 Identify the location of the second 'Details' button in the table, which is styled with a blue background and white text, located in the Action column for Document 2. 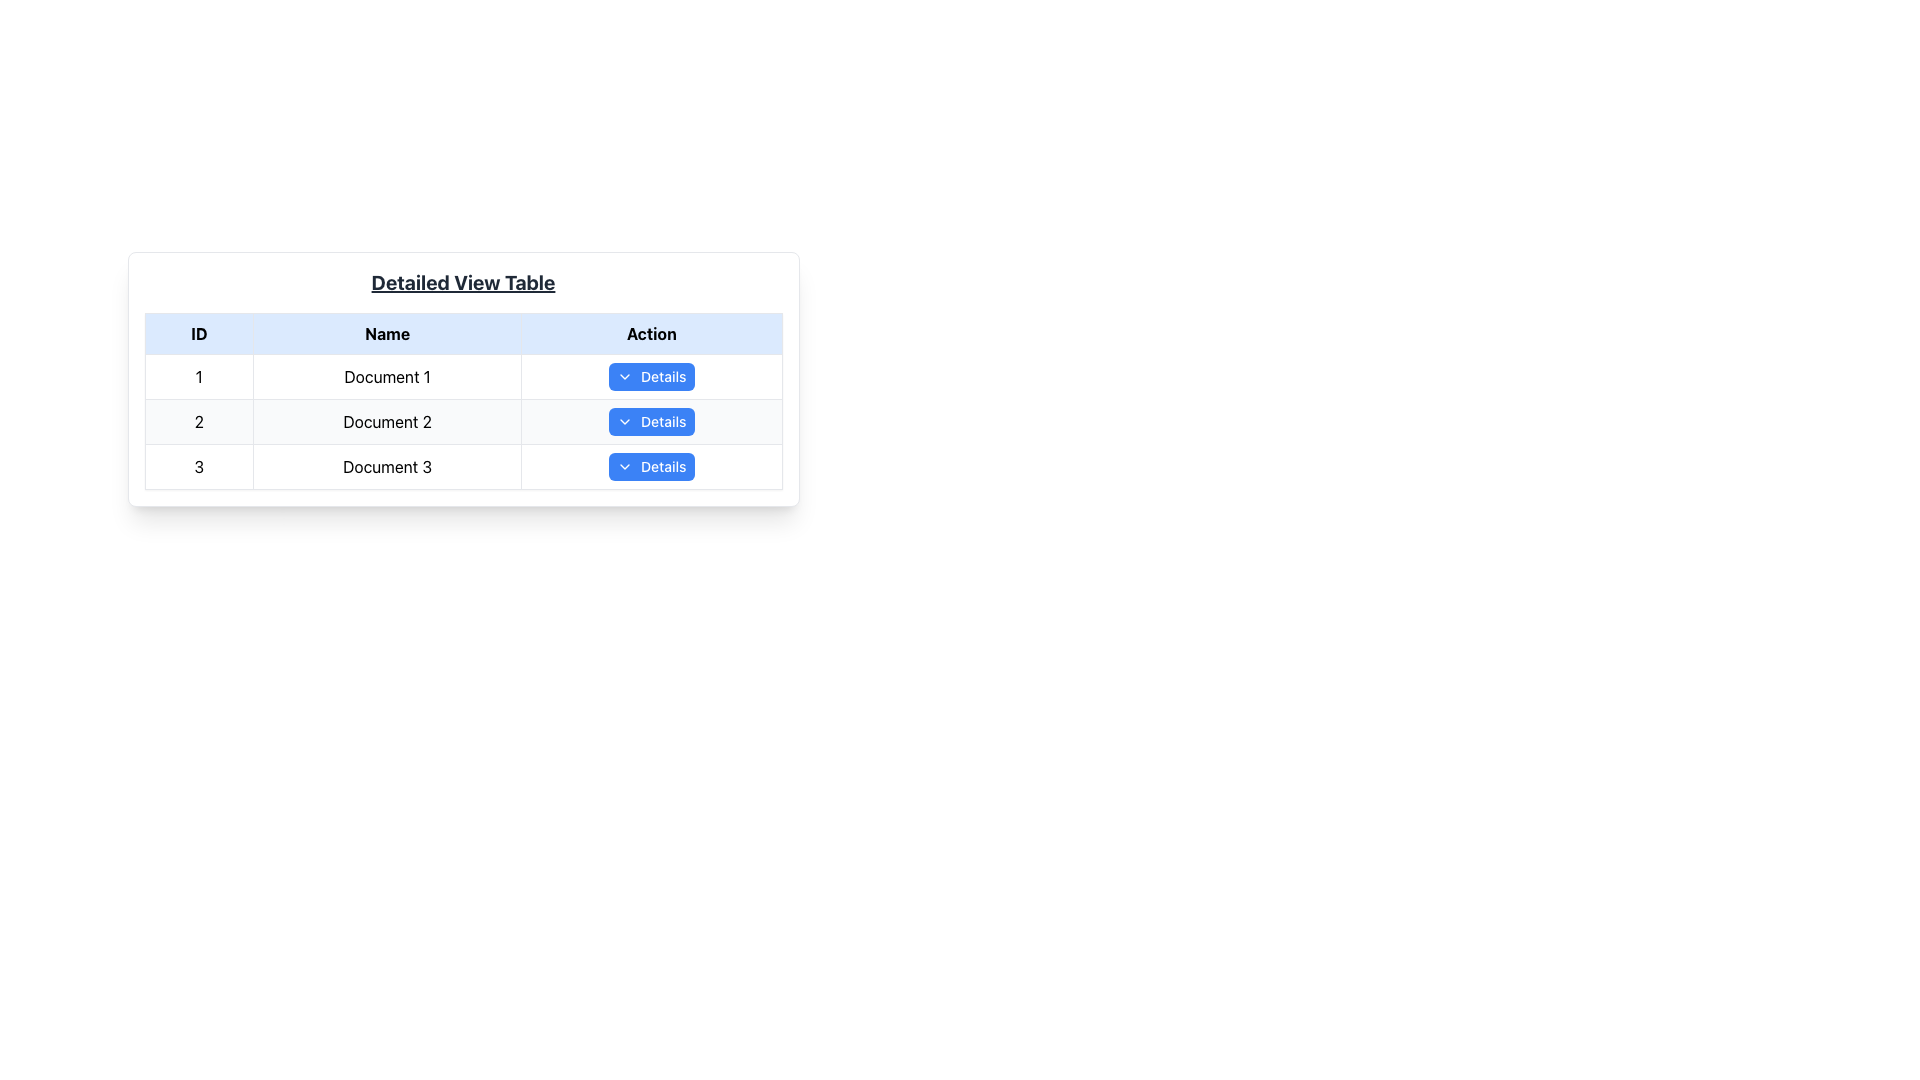
(651, 420).